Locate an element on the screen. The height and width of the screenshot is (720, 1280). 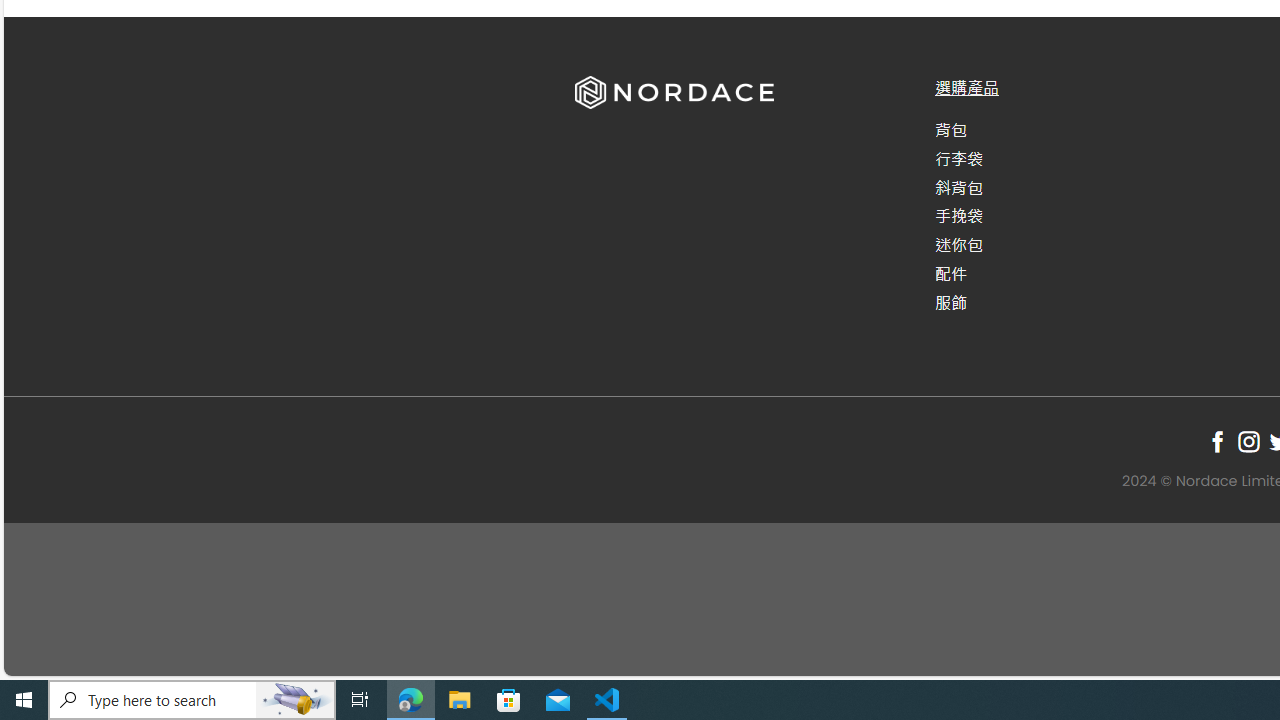
'Follow on Facebook' is located at coordinates (1216, 440).